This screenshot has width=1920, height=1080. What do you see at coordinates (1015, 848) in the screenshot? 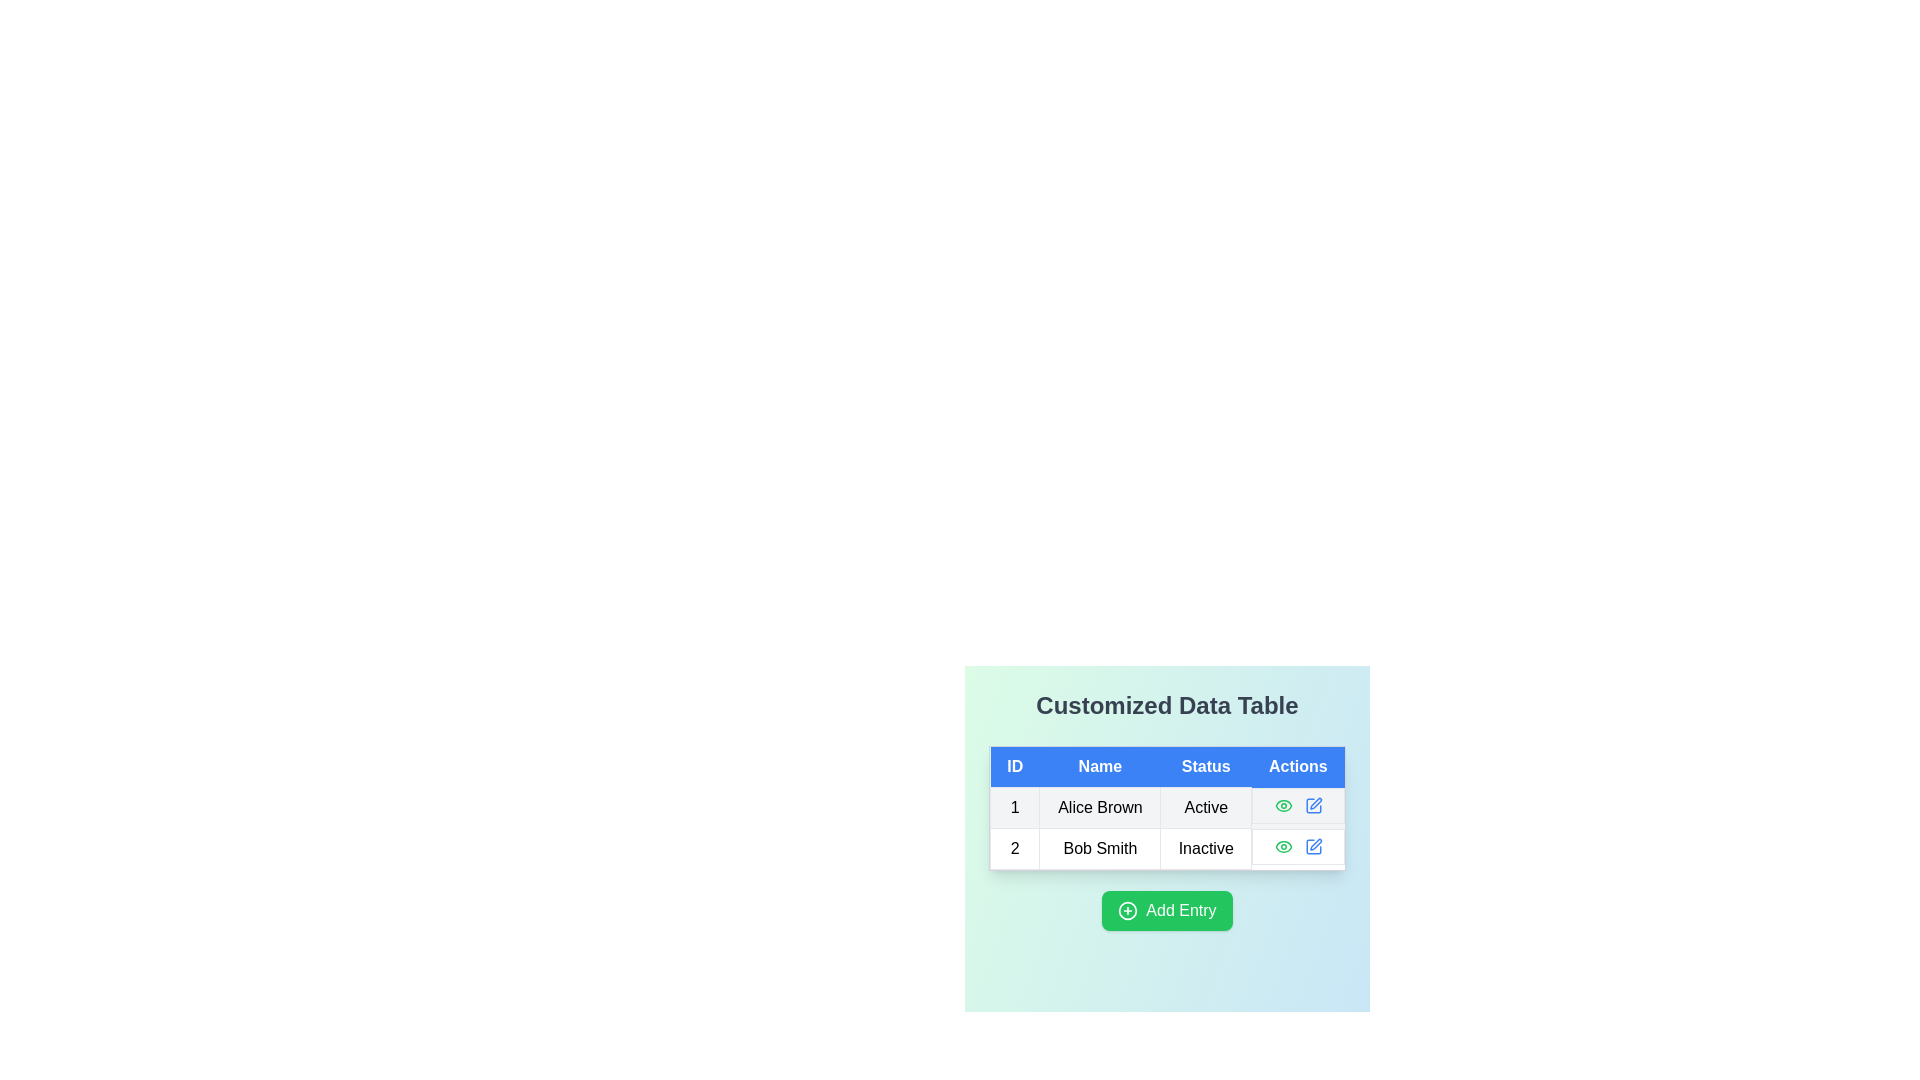
I see `the Text cell in the second row and first column of the table, which displays the unique identifier for the row containing 'Bob Smith' and 'Inactive'` at bounding box center [1015, 848].